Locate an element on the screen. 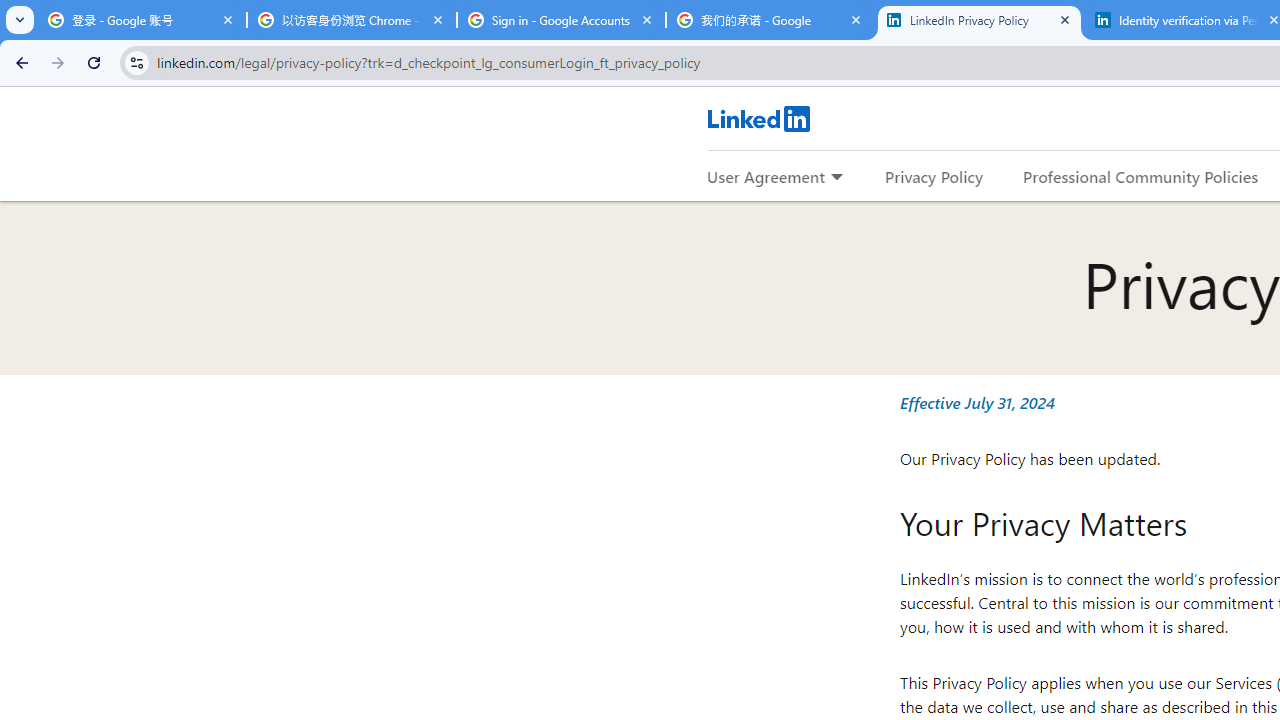  'Effective July 31, 2024' is located at coordinates (977, 402).